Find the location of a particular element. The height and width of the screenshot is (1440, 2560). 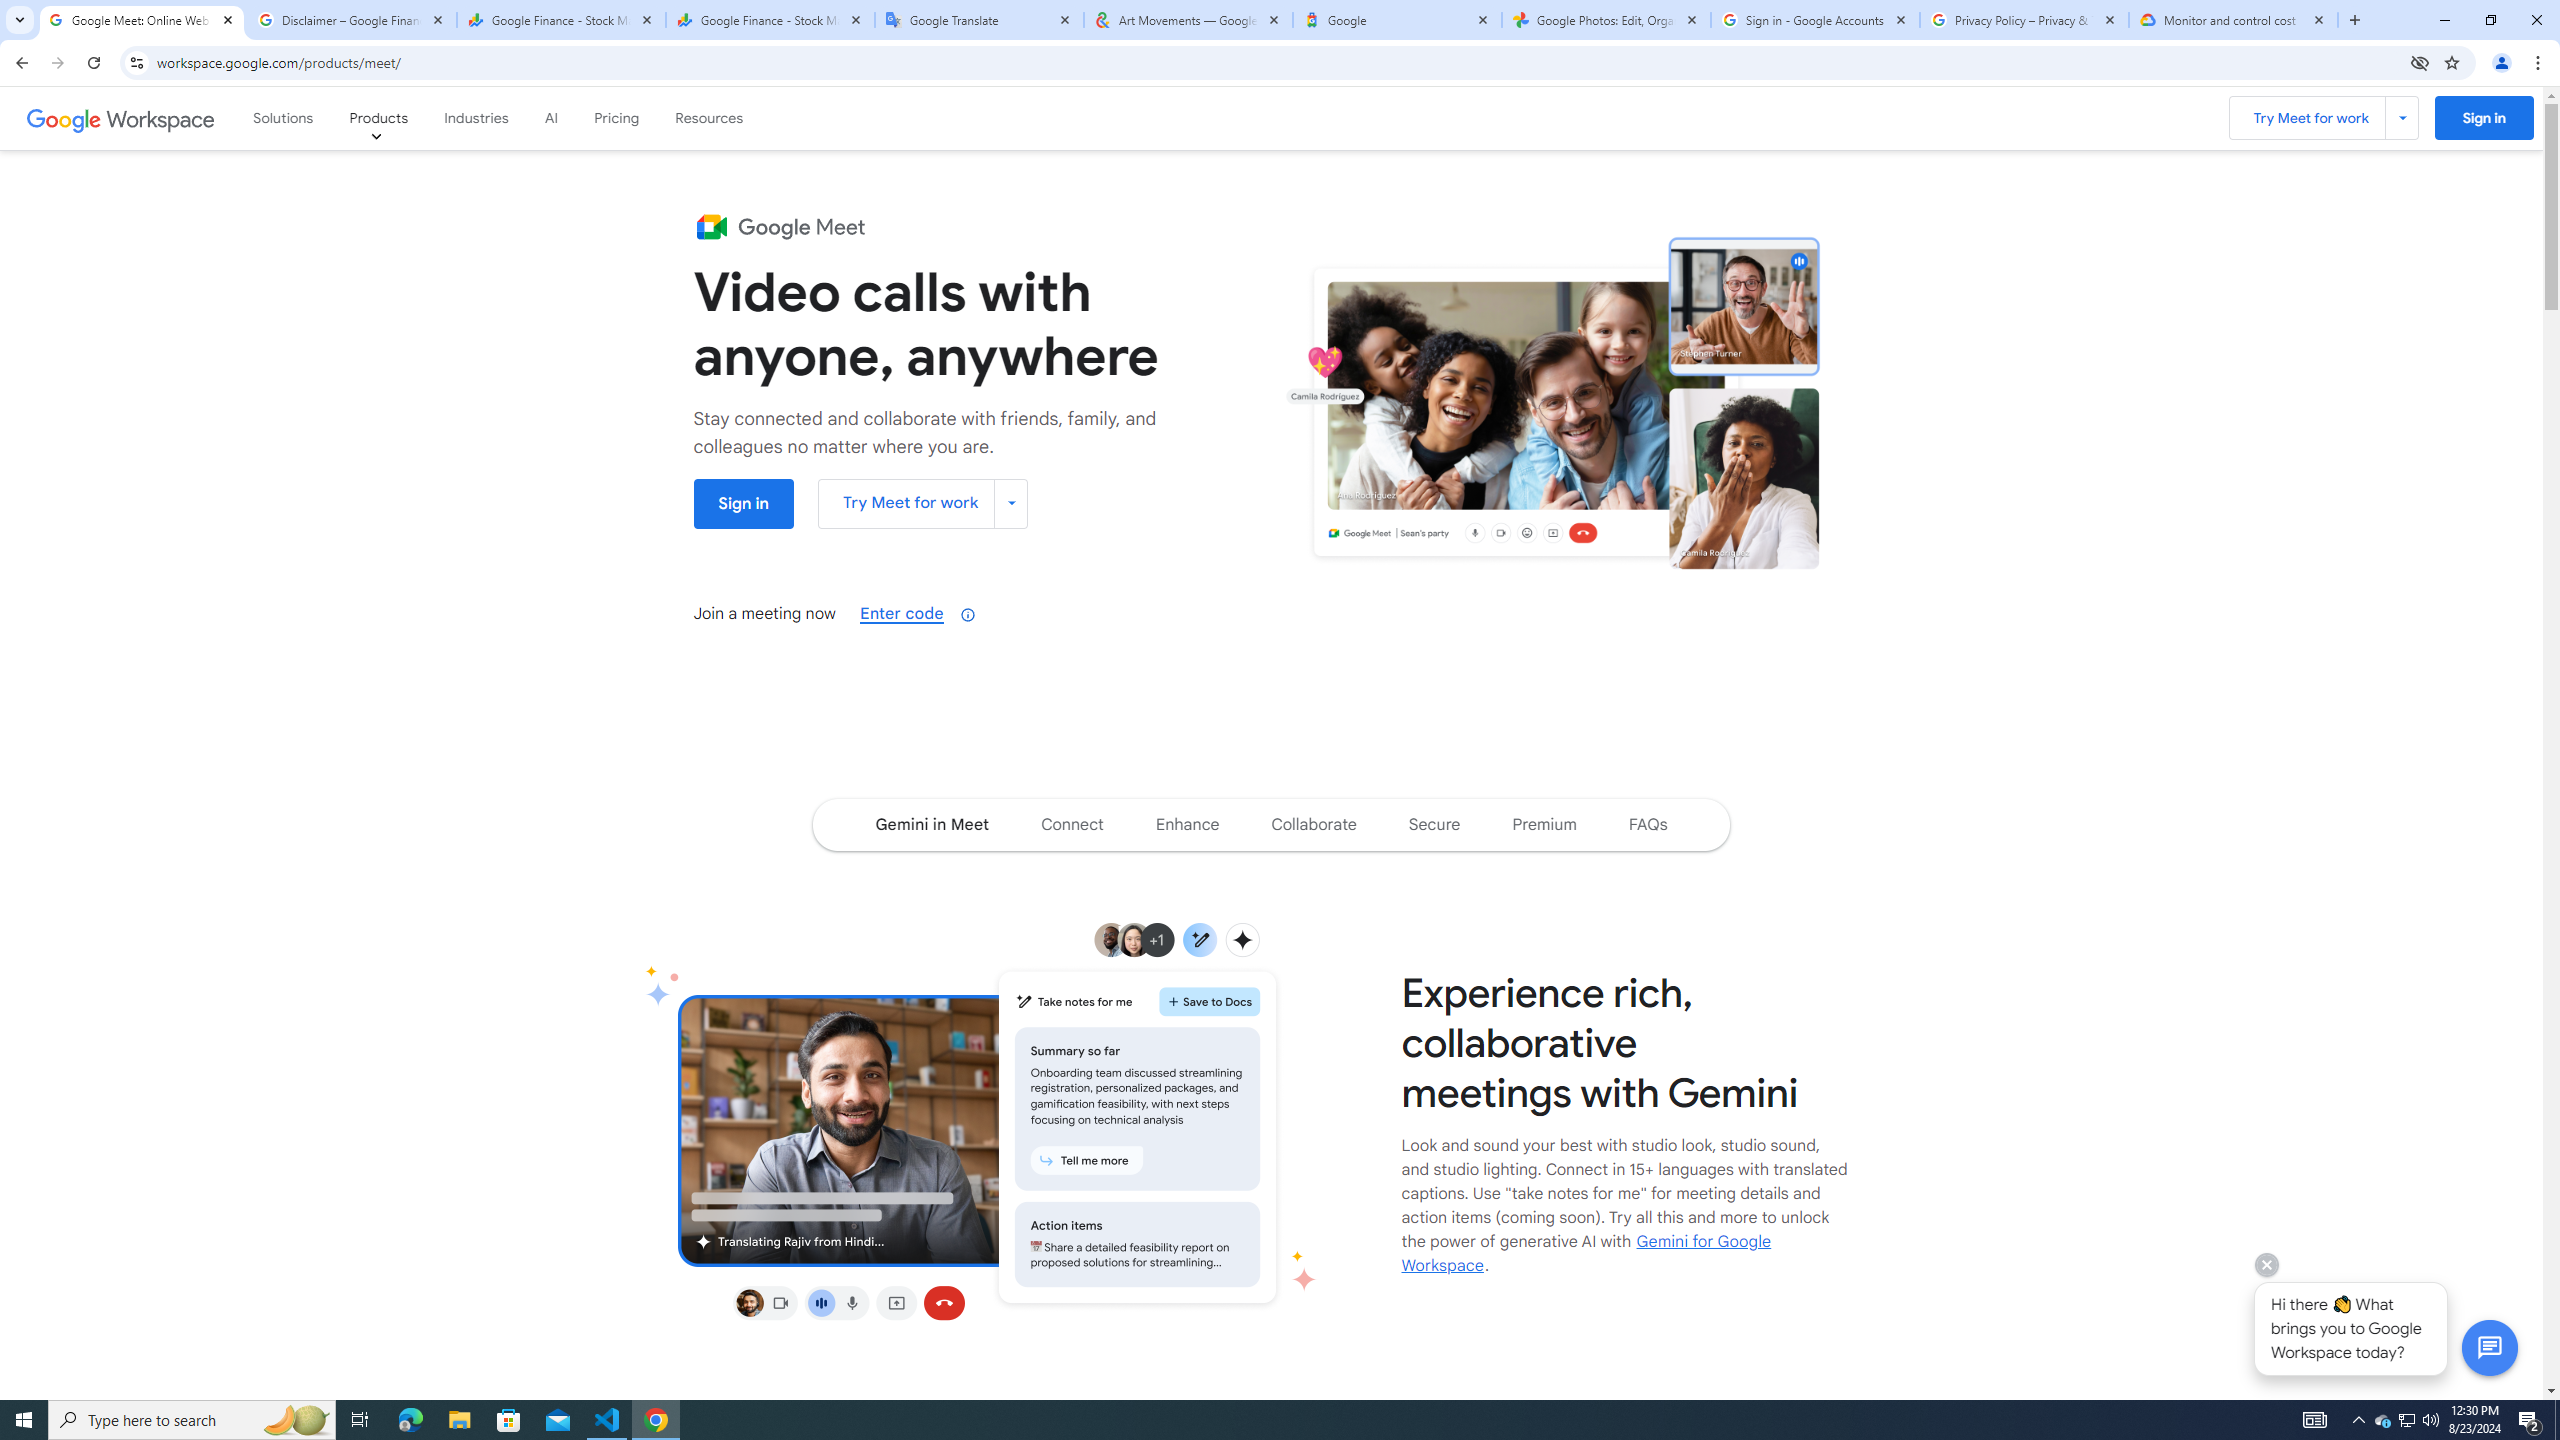

'Sign into Google Meet ' is located at coordinates (743, 502).